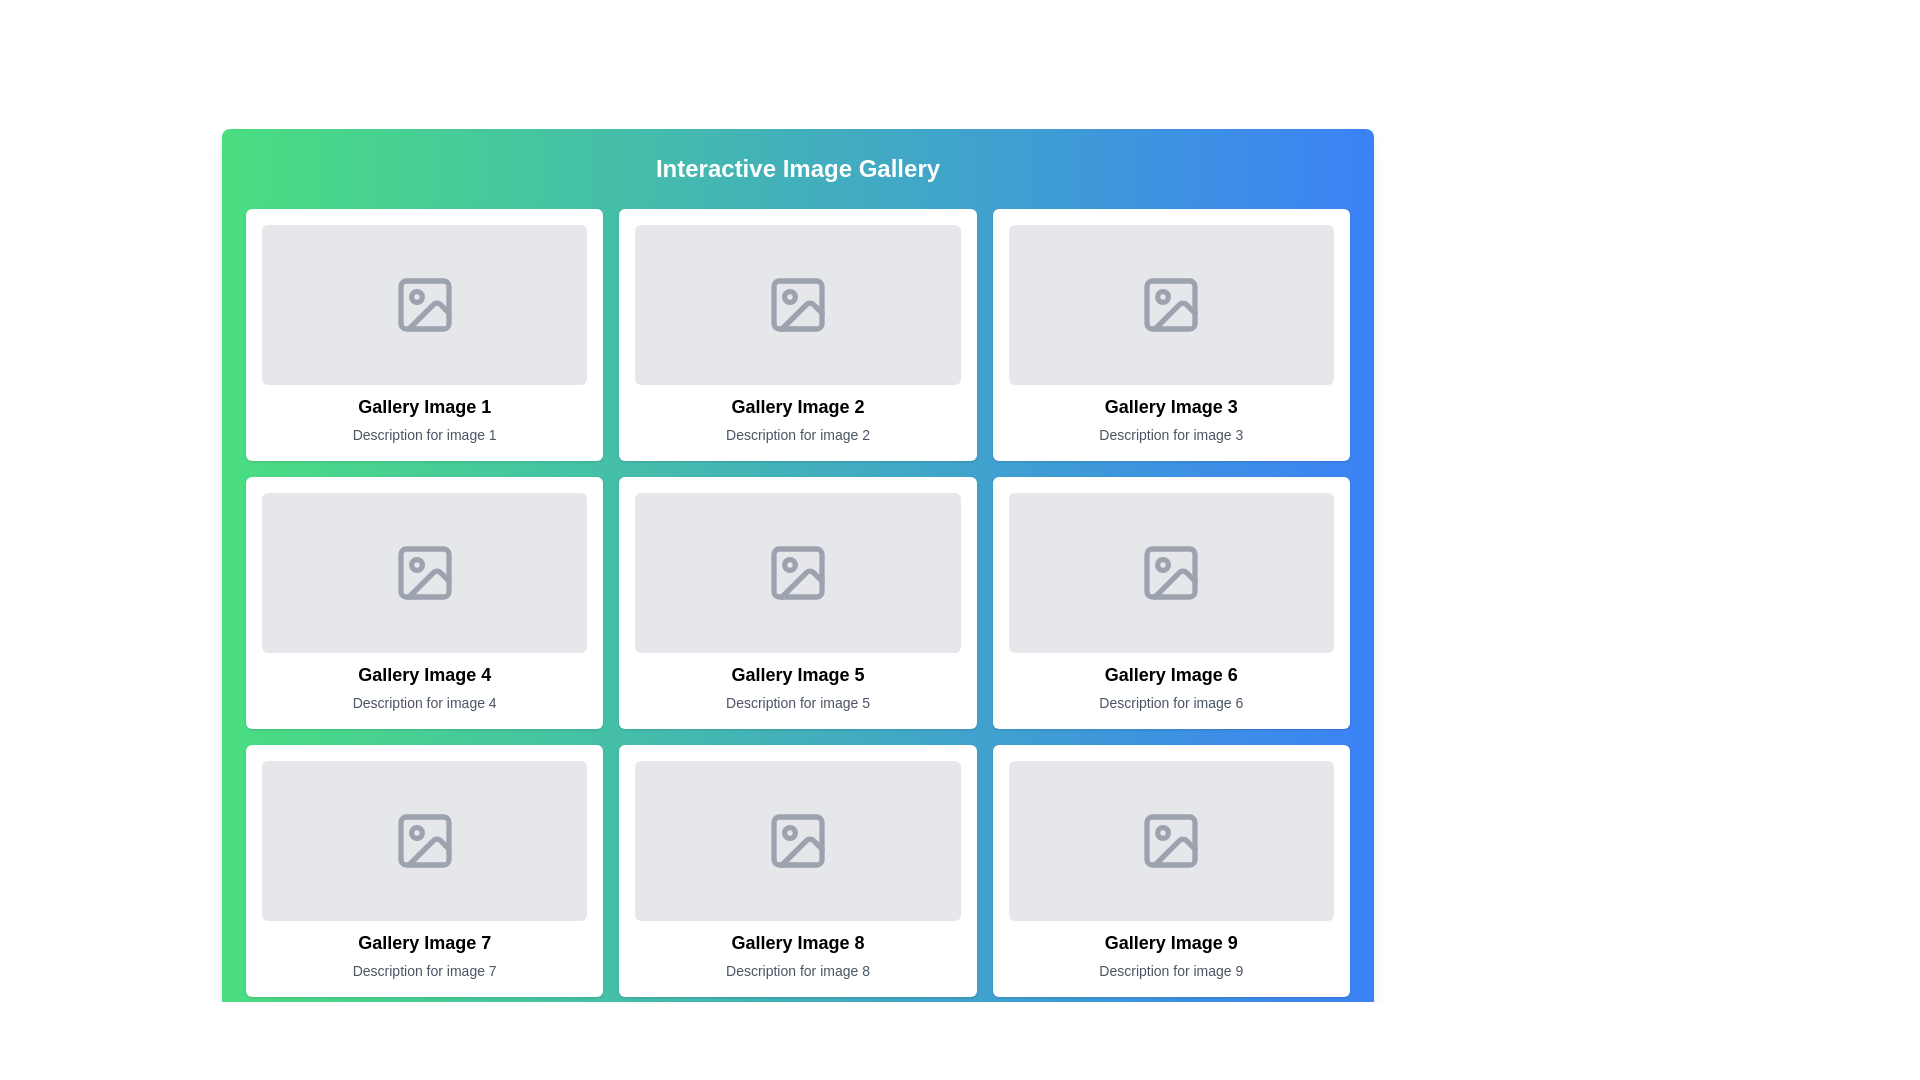 This screenshot has height=1080, width=1920. What do you see at coordinates (788, 297) in the screenshot?
I see `the Circle (SVG Element) that serves as an indicator within the 'Gallery Image 2' icon, located in the second column of the first row of the gallery` at bounding box center [788, 297].